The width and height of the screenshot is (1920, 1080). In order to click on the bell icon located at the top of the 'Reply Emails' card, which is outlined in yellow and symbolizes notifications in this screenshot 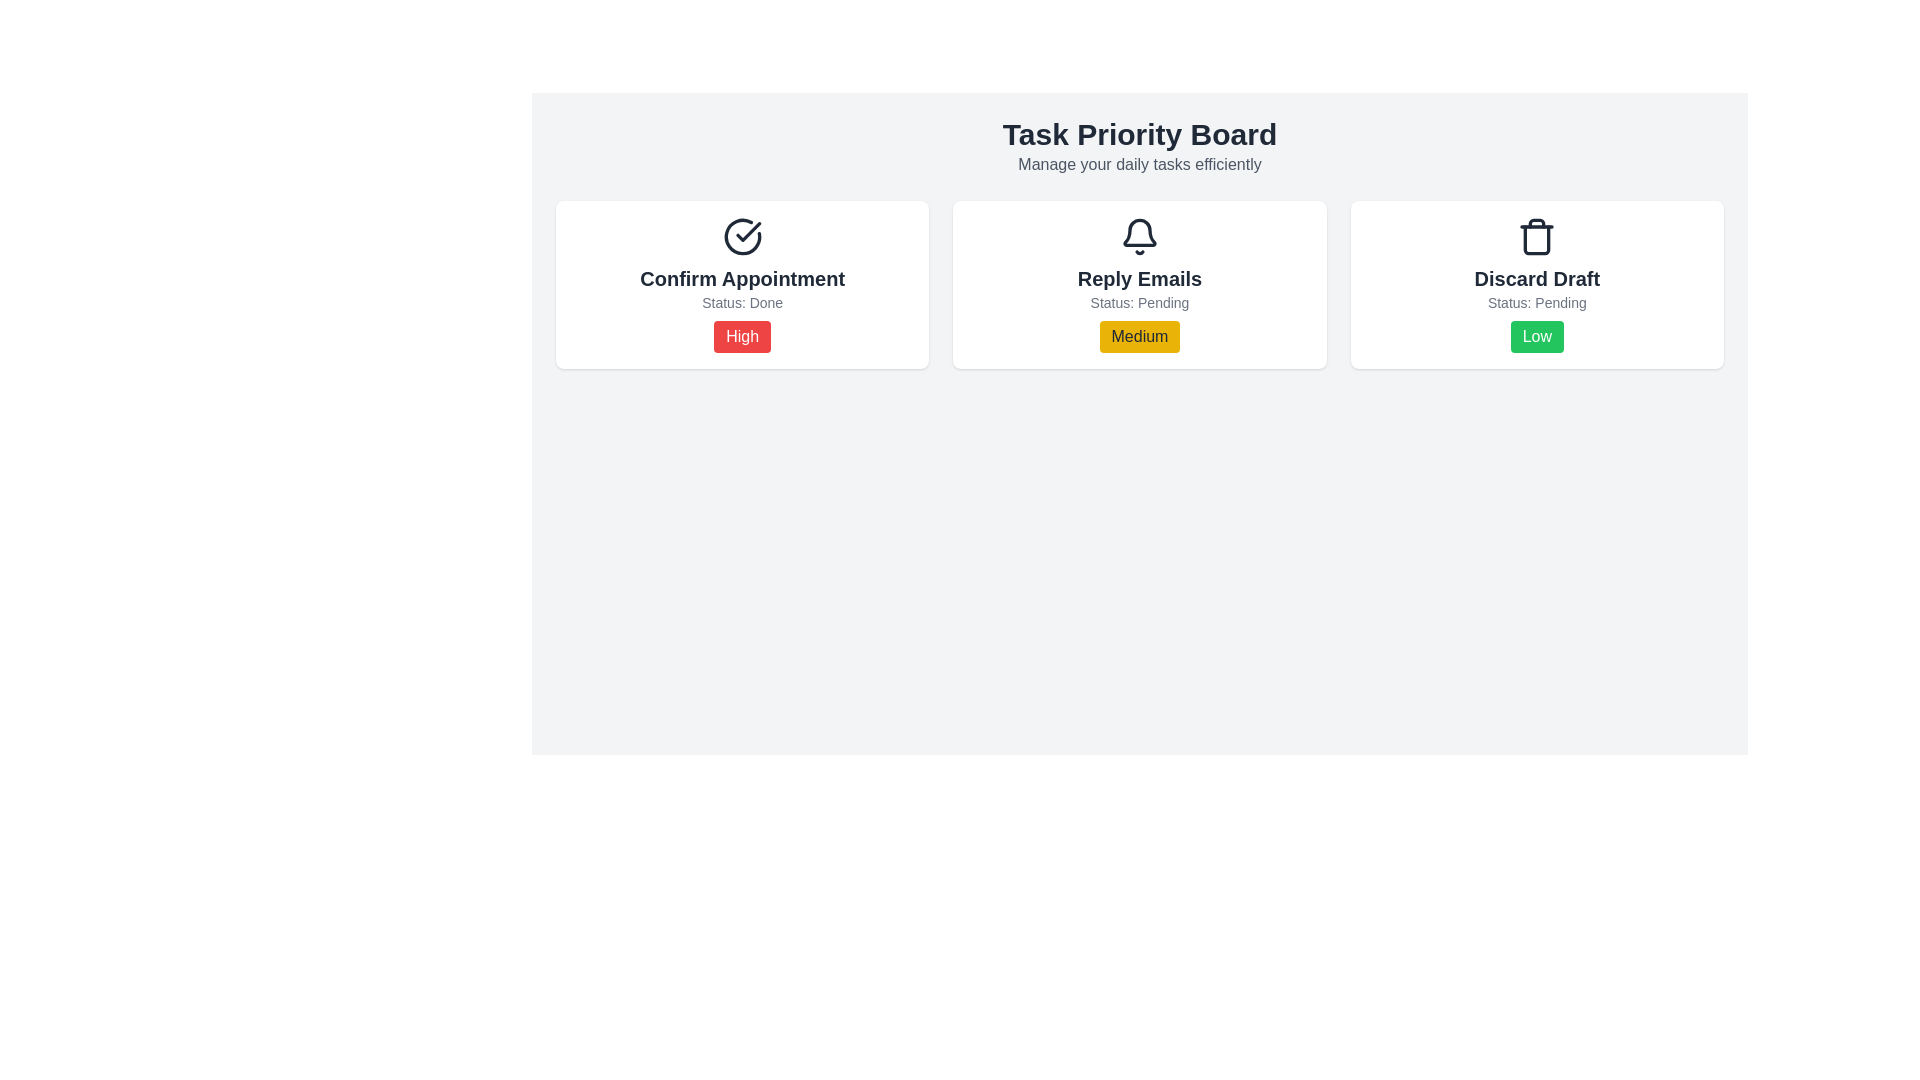, I will do `click(1139, 235)`.